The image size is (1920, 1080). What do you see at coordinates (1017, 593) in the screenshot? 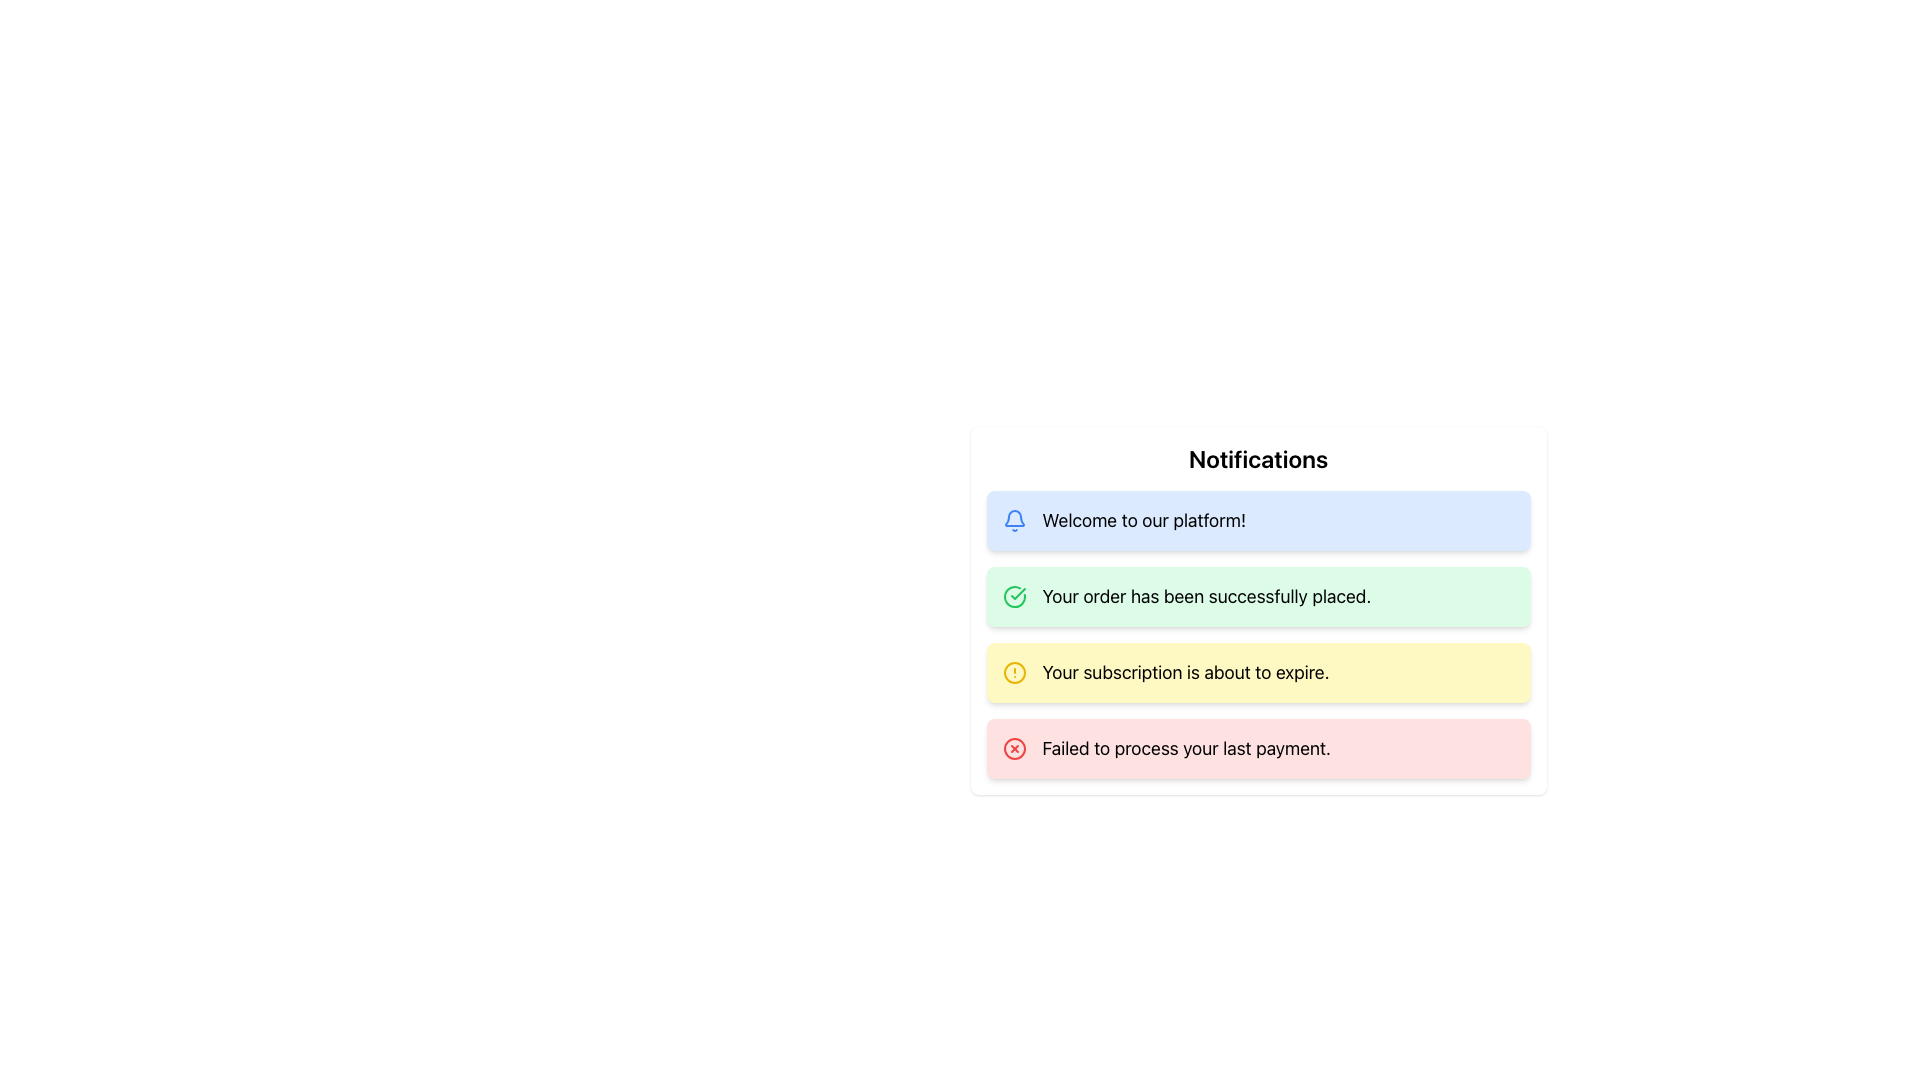
I see `the green checkmark icon located in the second notification item labeled 'Your order has been successfully placed'` at bounding box center [1017, 593].